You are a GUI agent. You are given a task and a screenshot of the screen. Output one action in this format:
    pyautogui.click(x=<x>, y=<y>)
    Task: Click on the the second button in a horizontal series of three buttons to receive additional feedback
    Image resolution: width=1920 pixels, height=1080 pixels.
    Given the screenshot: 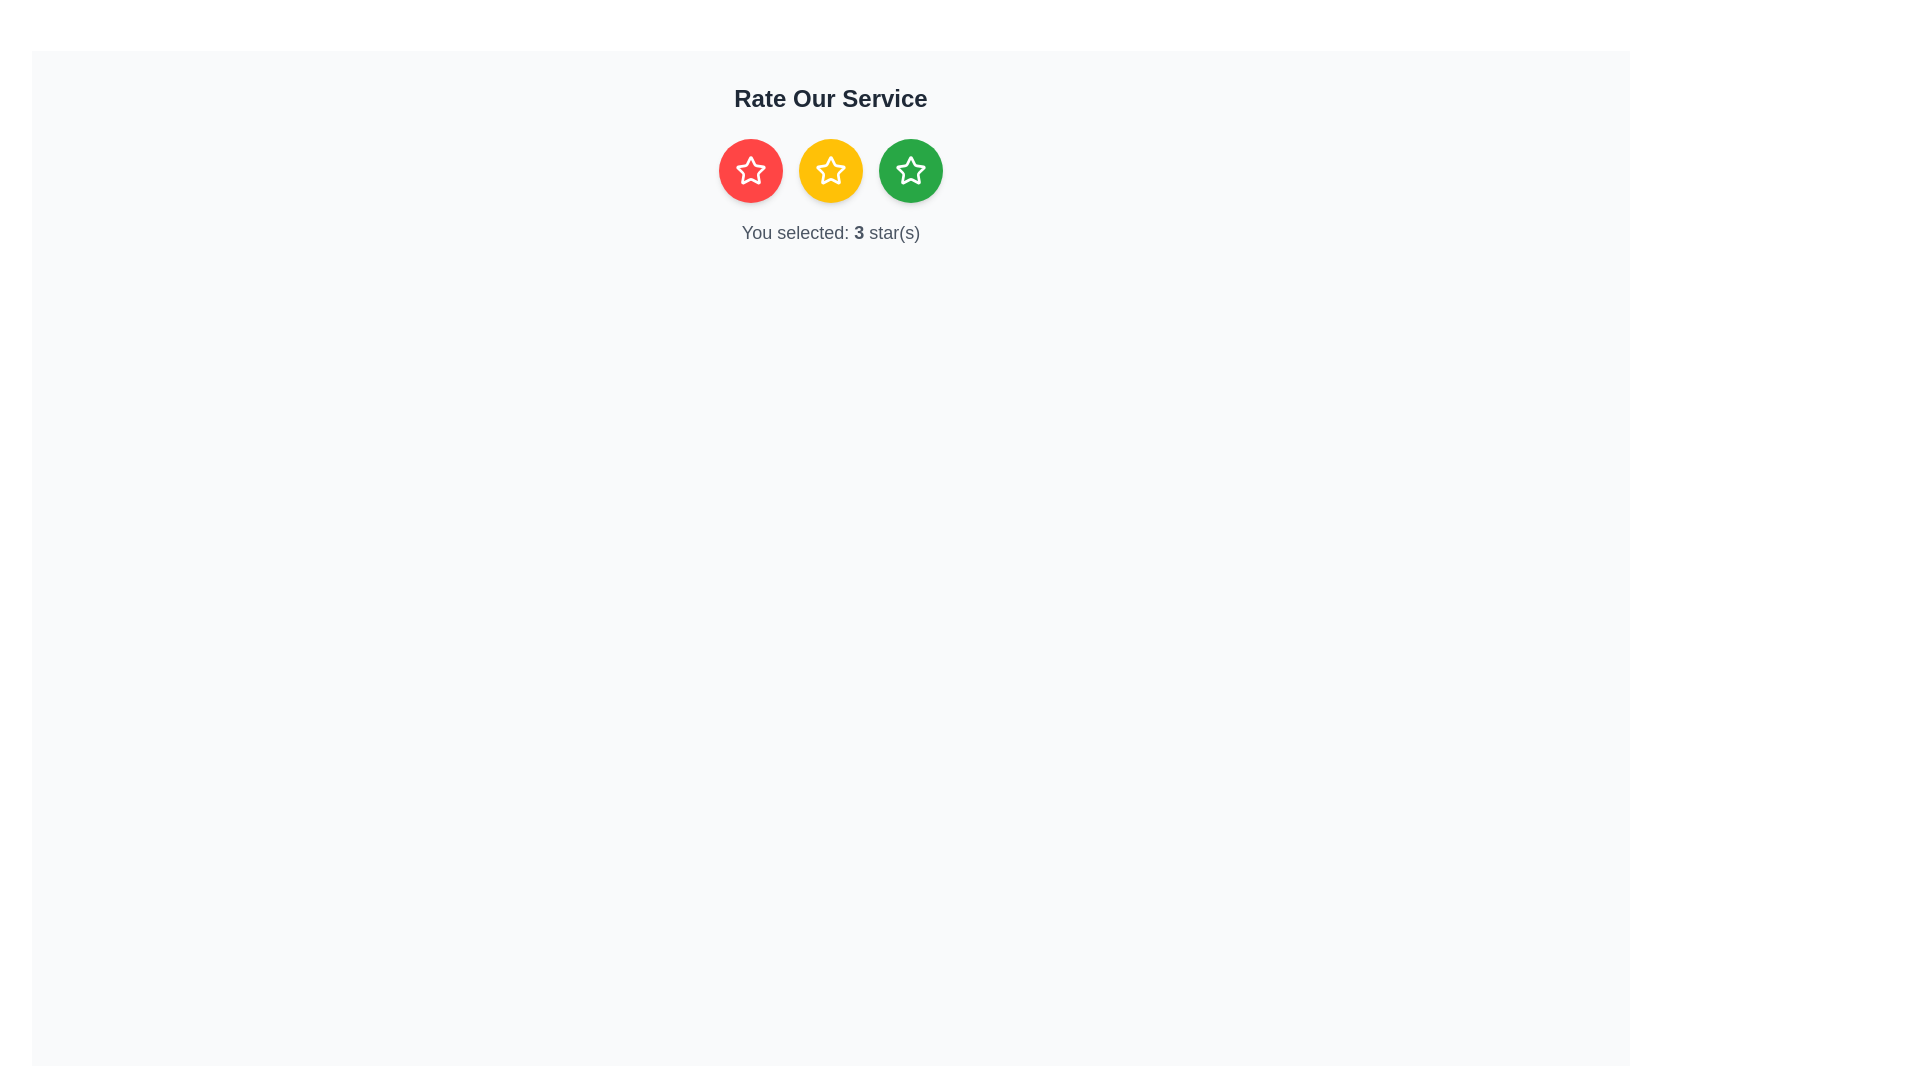 What is the action you would take?
    pyautogui.click(x=830, y=169)
    